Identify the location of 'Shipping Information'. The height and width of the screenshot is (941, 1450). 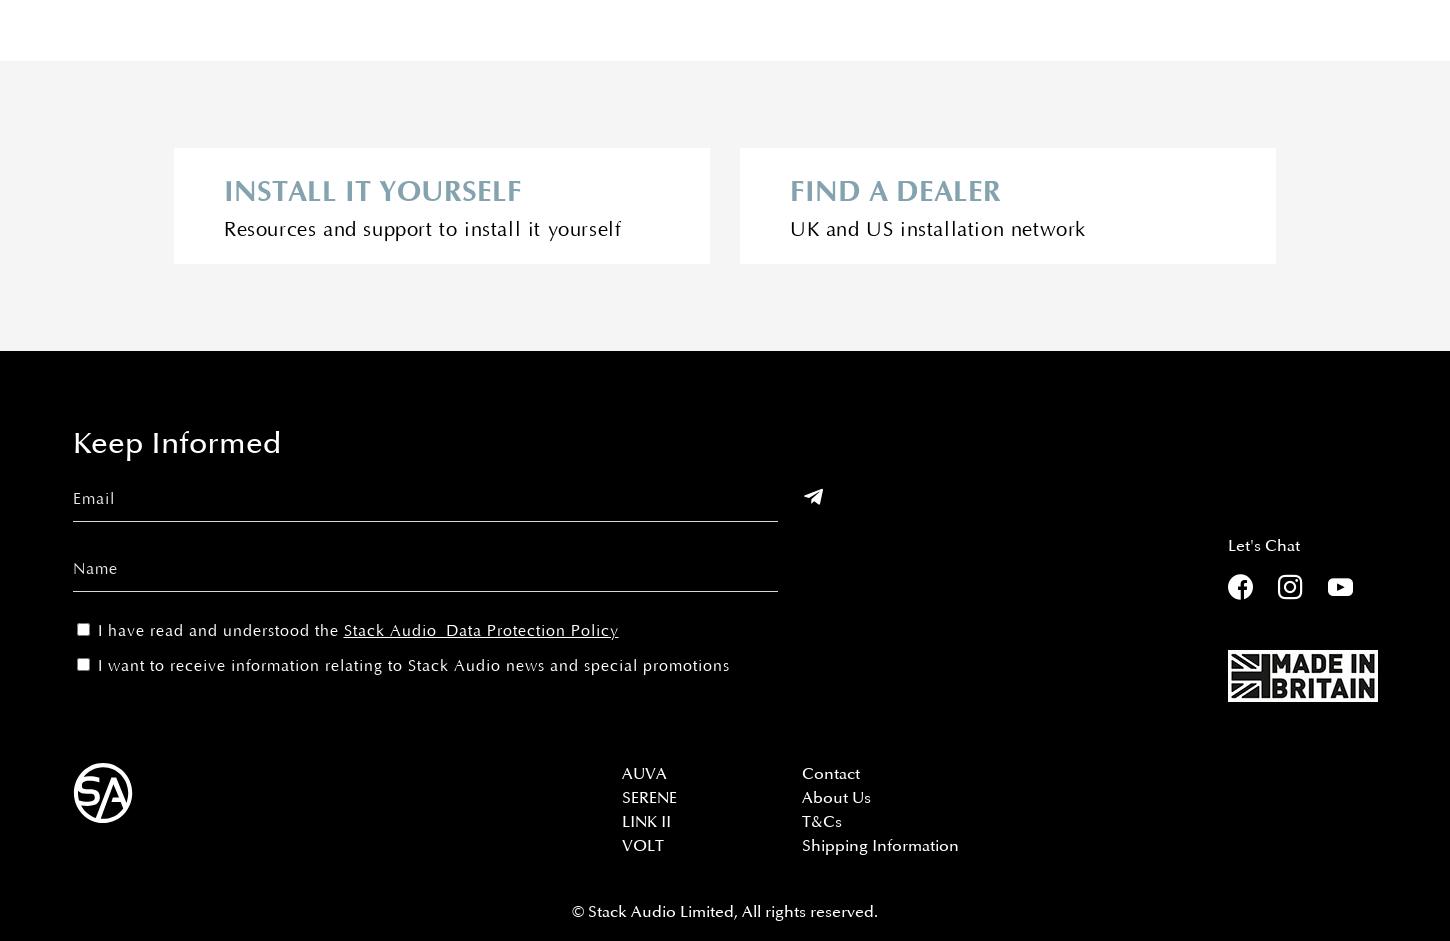
(879, 844).